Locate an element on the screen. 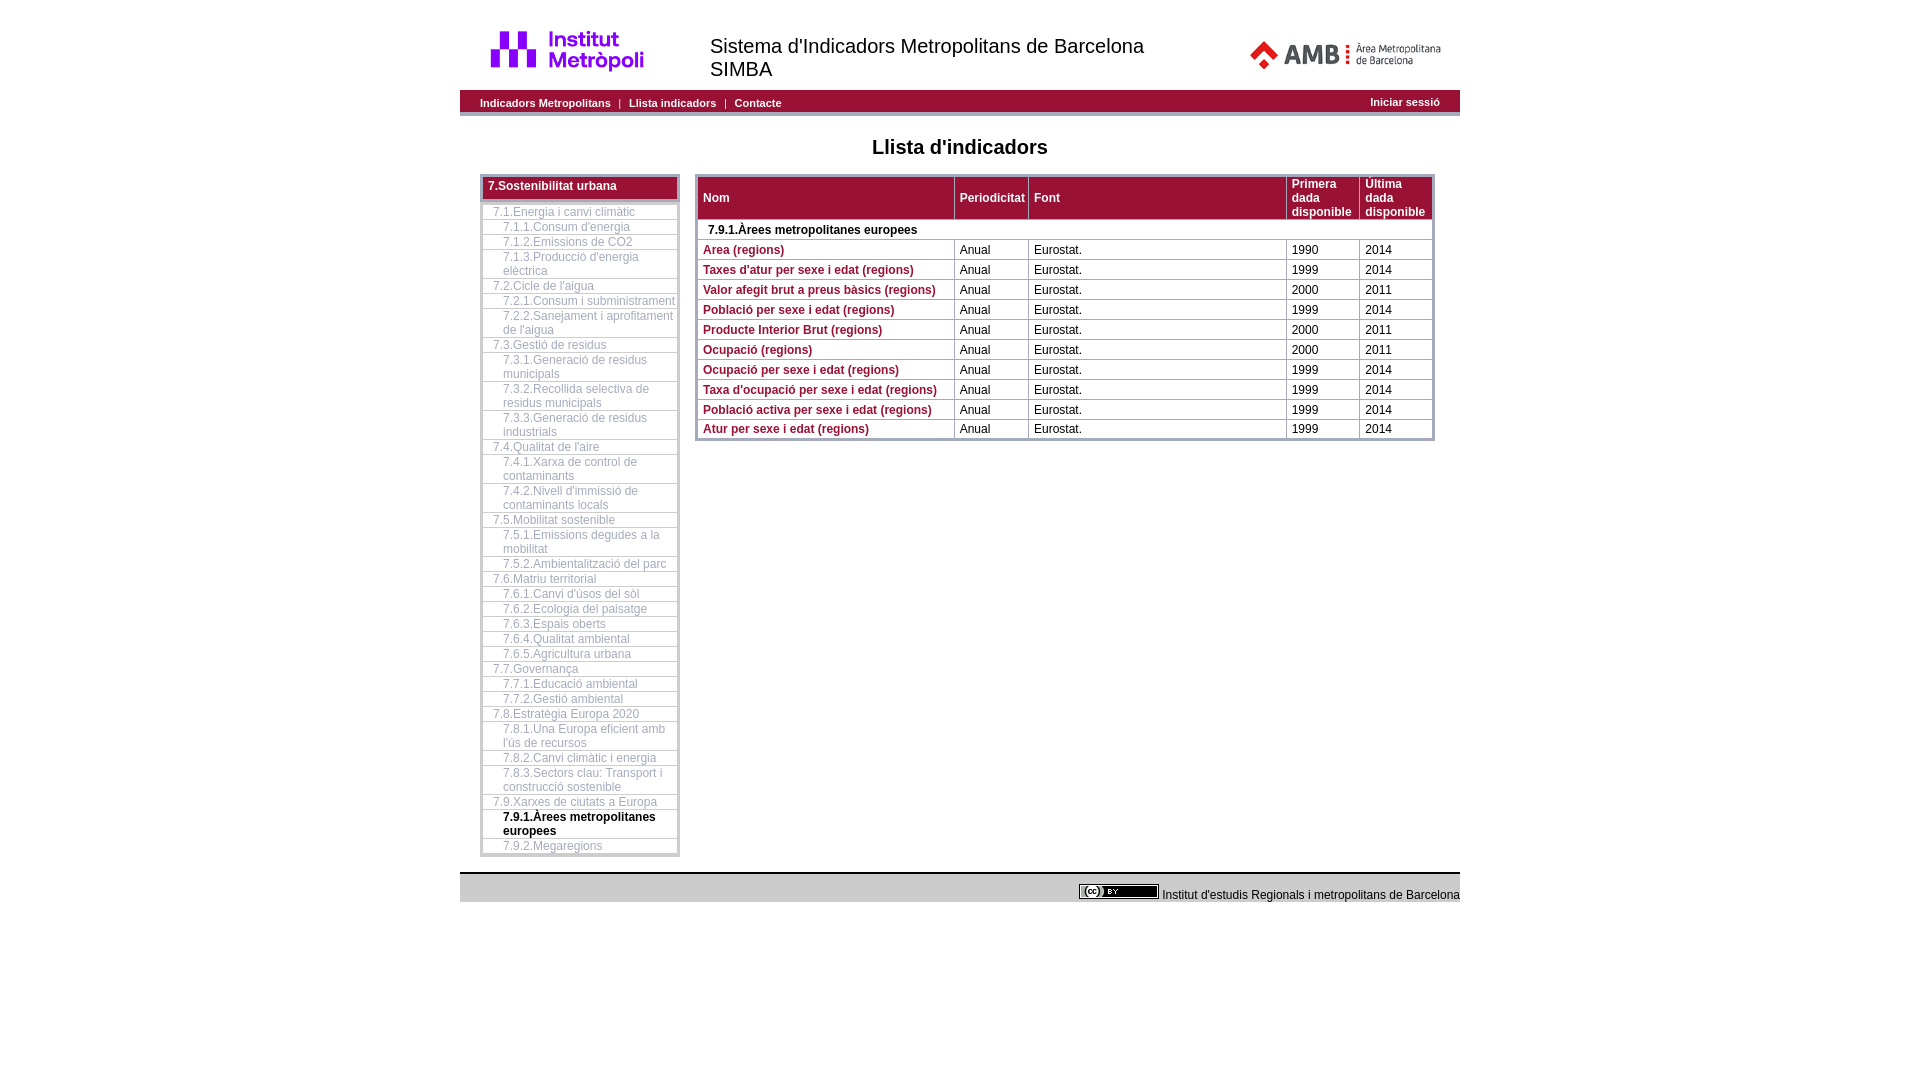  'Area (regions)' is located at coordinates (702, 248).